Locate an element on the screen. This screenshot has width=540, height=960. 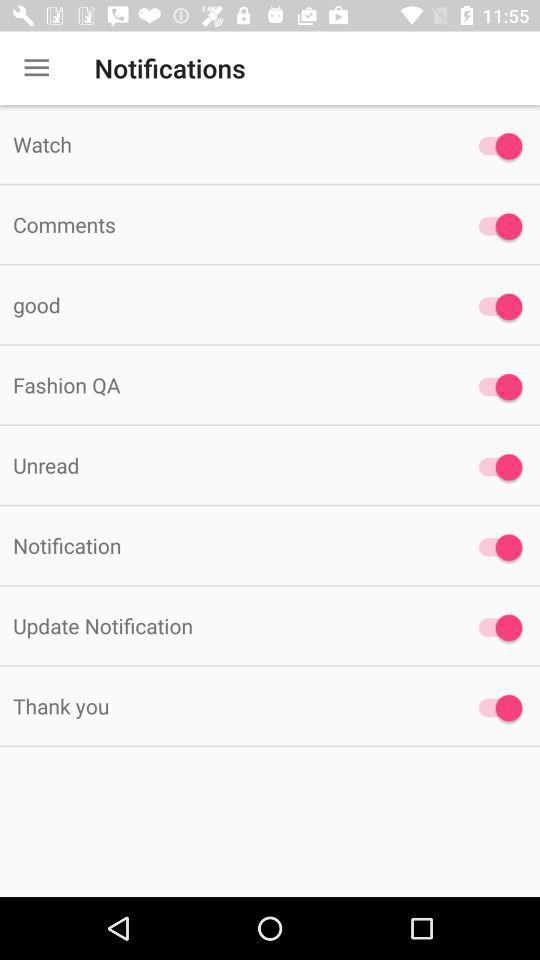
the update notification icon is located at coordinates (224, 624).